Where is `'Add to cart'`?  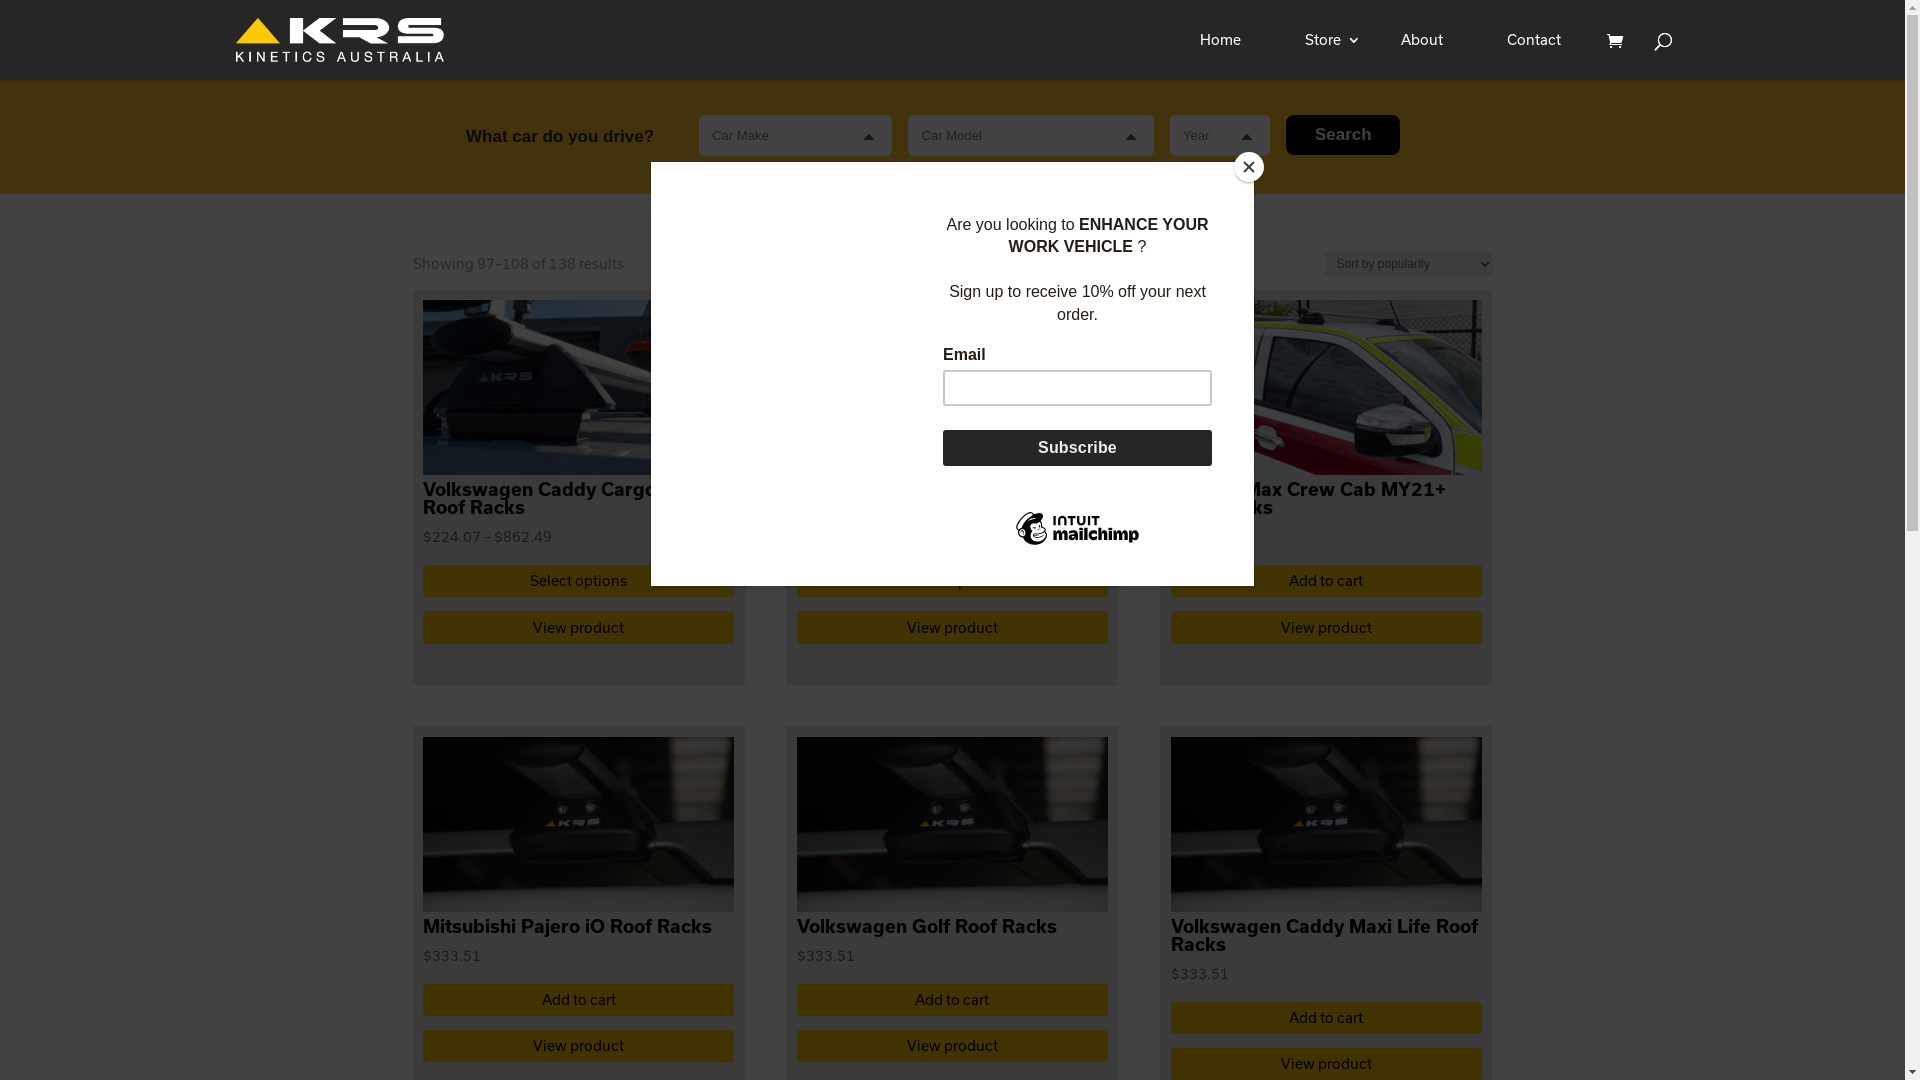
'Add to cart' is located at coordinates (1326, 581).